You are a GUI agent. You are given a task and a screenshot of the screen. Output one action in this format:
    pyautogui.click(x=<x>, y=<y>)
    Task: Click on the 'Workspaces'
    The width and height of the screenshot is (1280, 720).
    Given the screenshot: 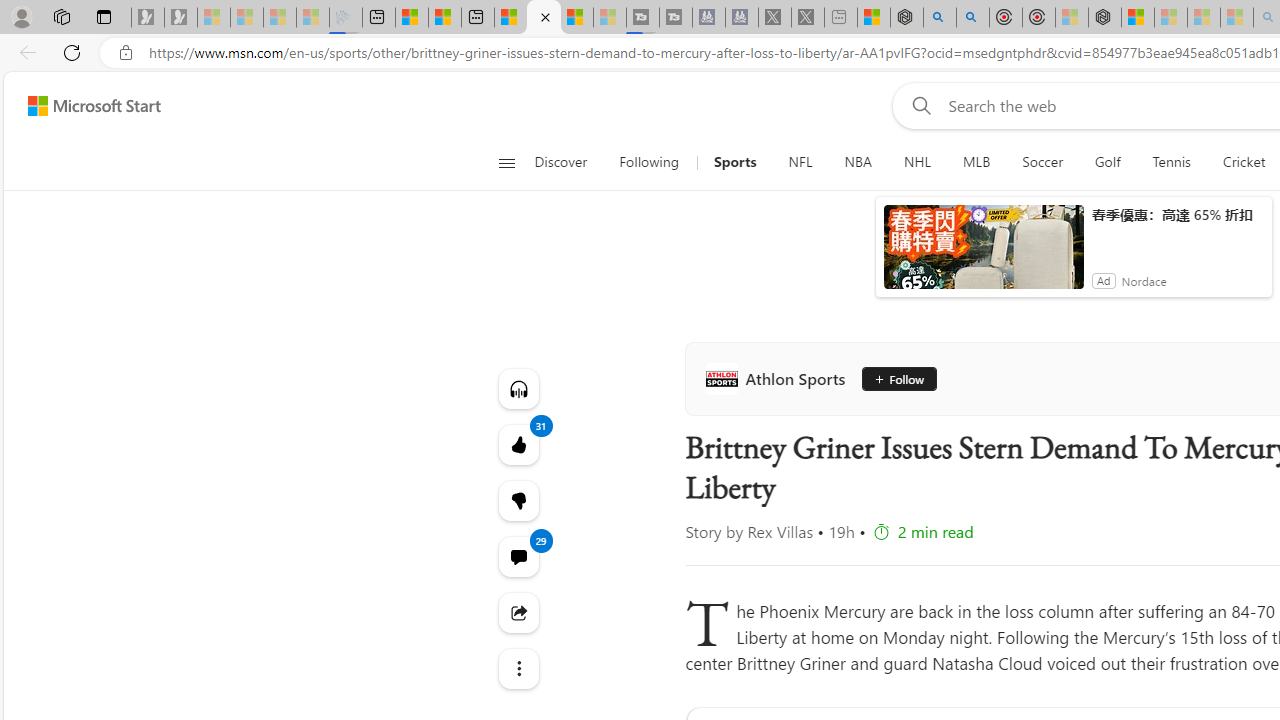 What is the action you would take?
    pyautogui.click(x=61, y=16)
    